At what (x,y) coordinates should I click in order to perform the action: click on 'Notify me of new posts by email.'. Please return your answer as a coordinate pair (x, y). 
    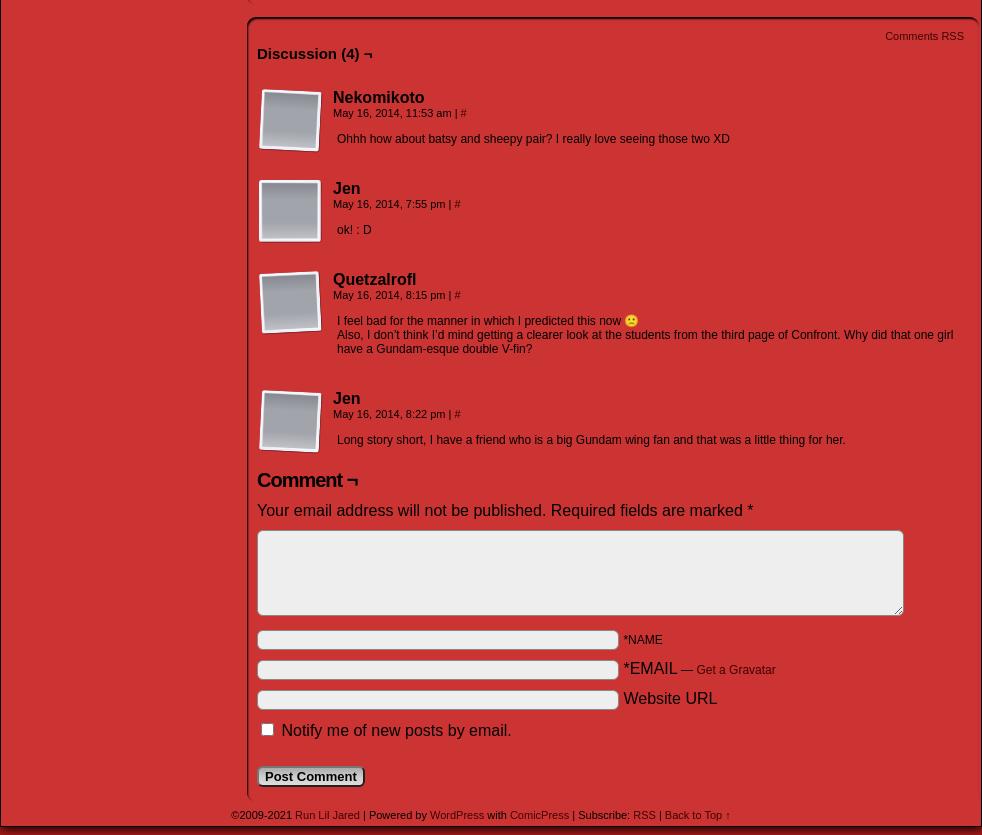
    Looking at the image, I should click on (396, 729).